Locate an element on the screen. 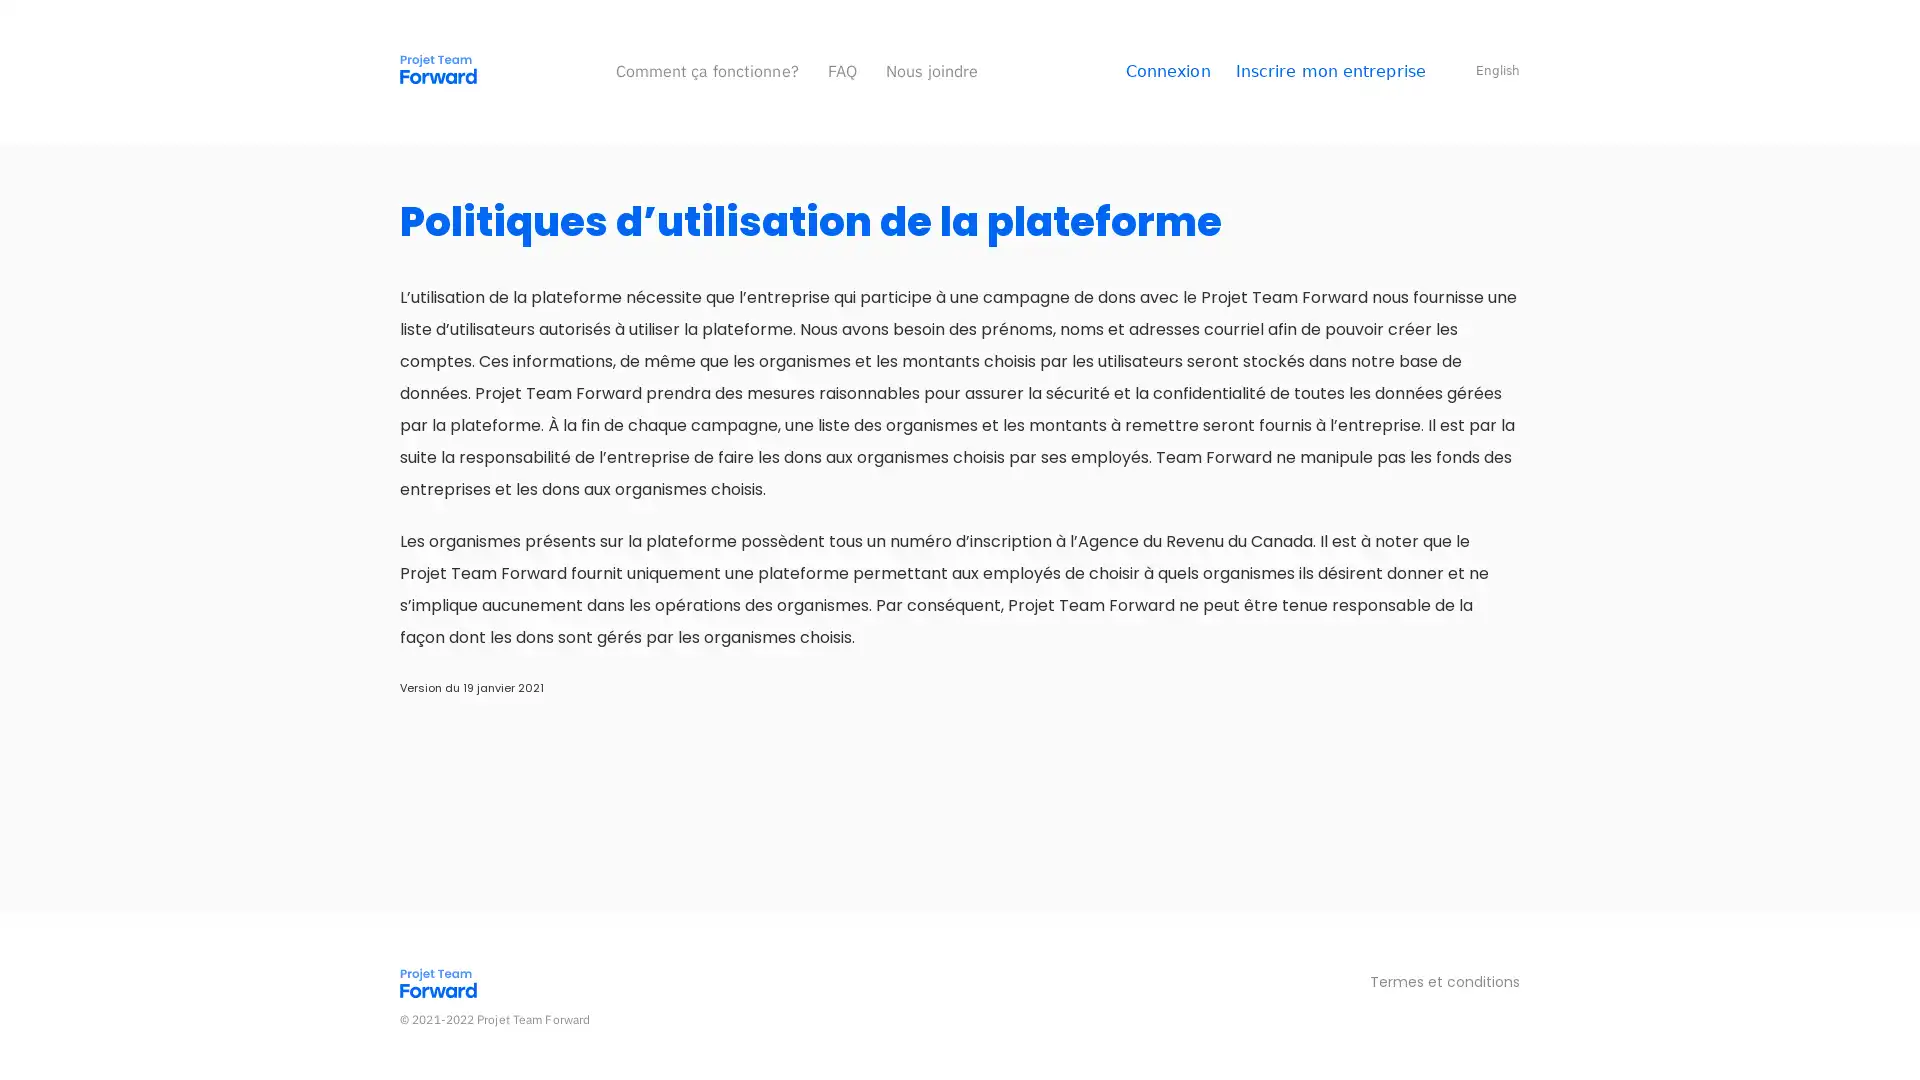 The height and width of the screenshot is (1080, 1920). English is located at coordinates (1497, 69).